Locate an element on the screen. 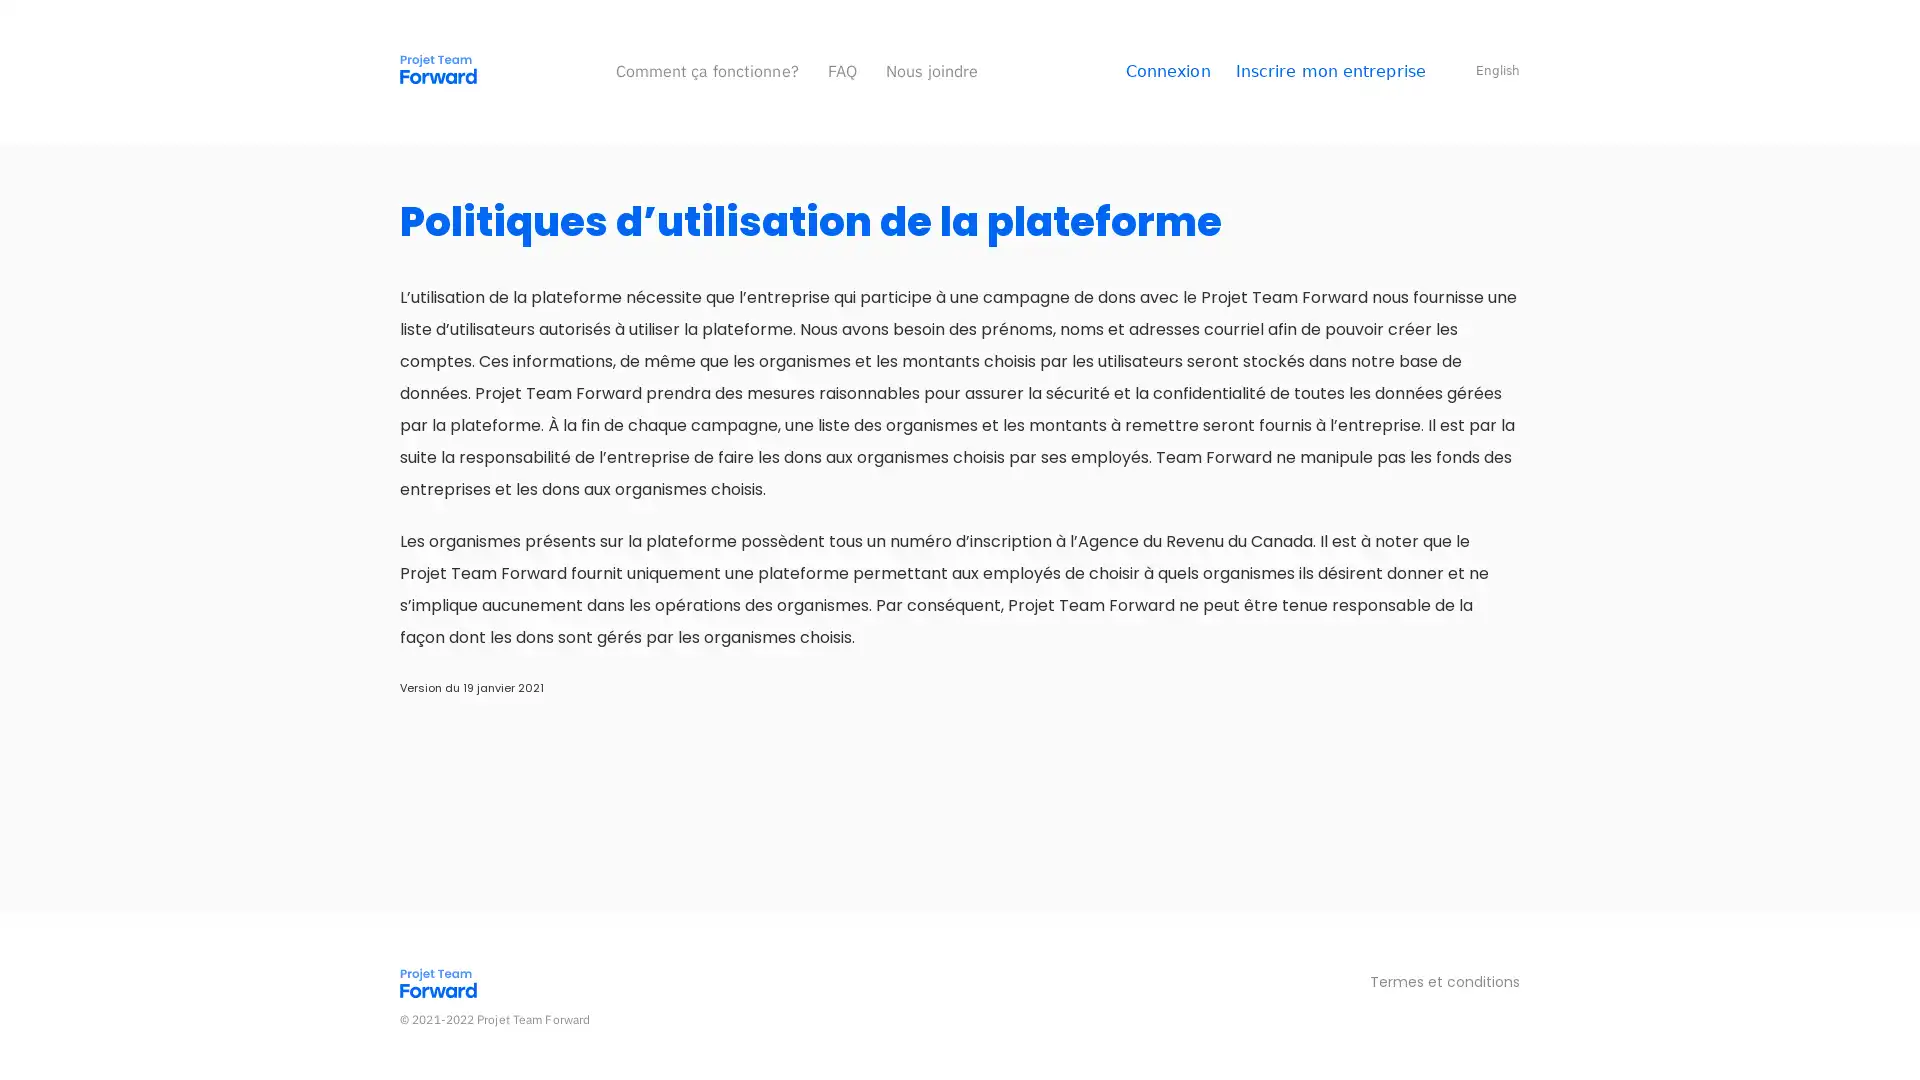 The height and width of the screenshot is (1080, 1920). English is located at coordinates (1497, 69).